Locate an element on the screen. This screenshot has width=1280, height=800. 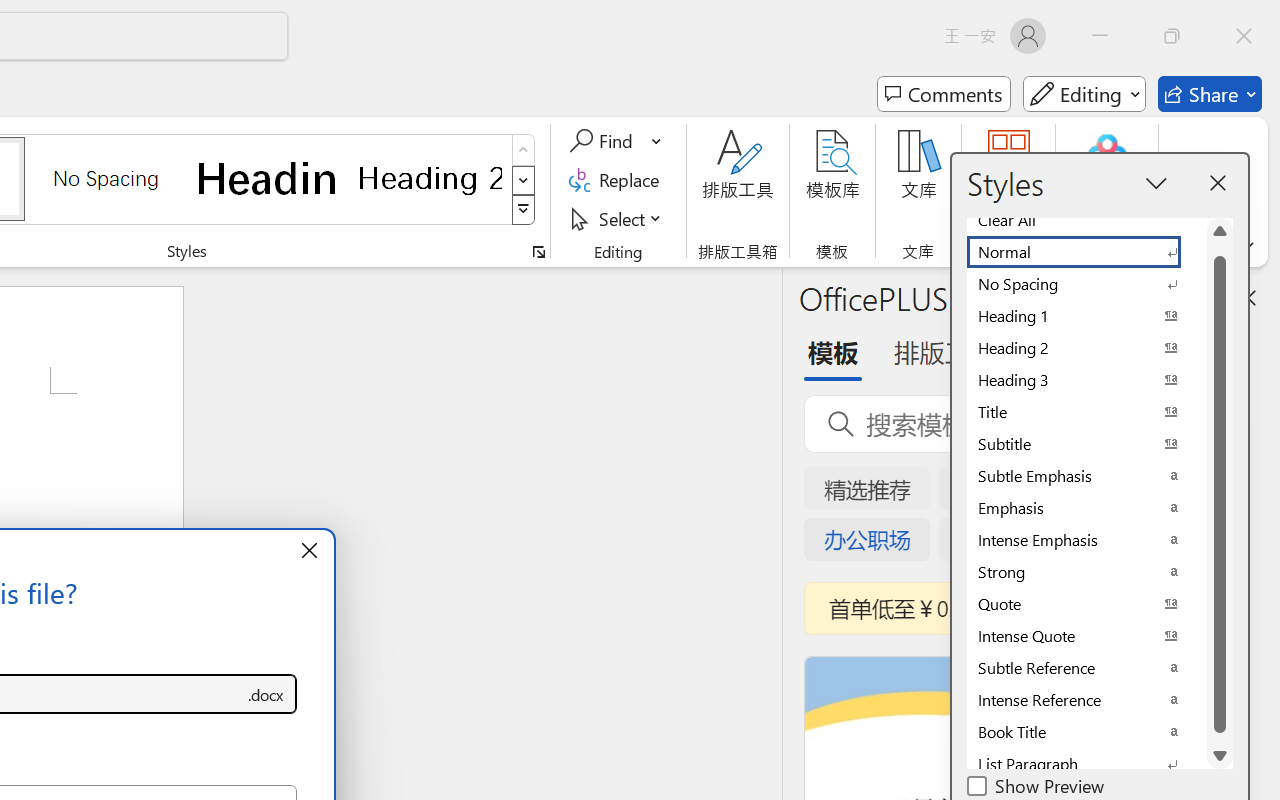
'Subtle Reference' is located at coordinates (1085, 668).